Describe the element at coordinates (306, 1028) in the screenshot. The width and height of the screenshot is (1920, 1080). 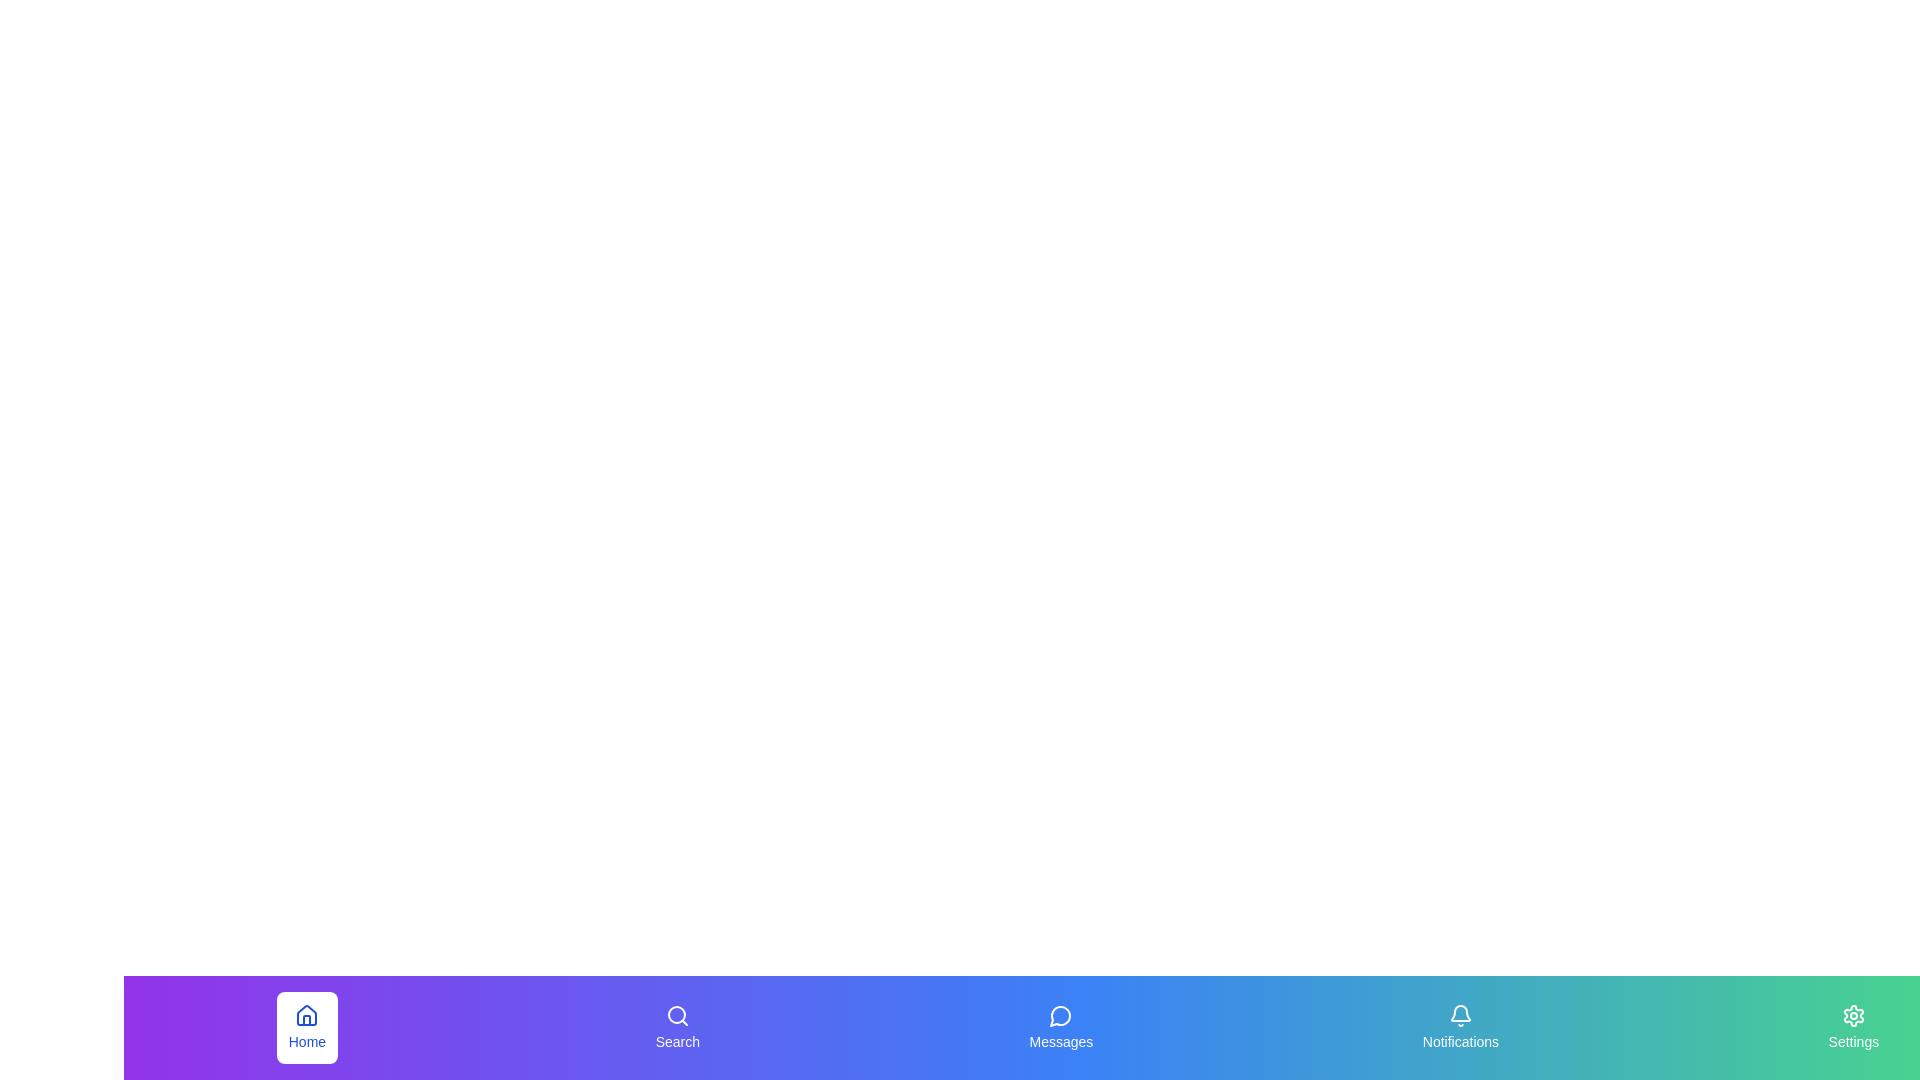
I see `the navigation icon labeled 'Home'` at that location.